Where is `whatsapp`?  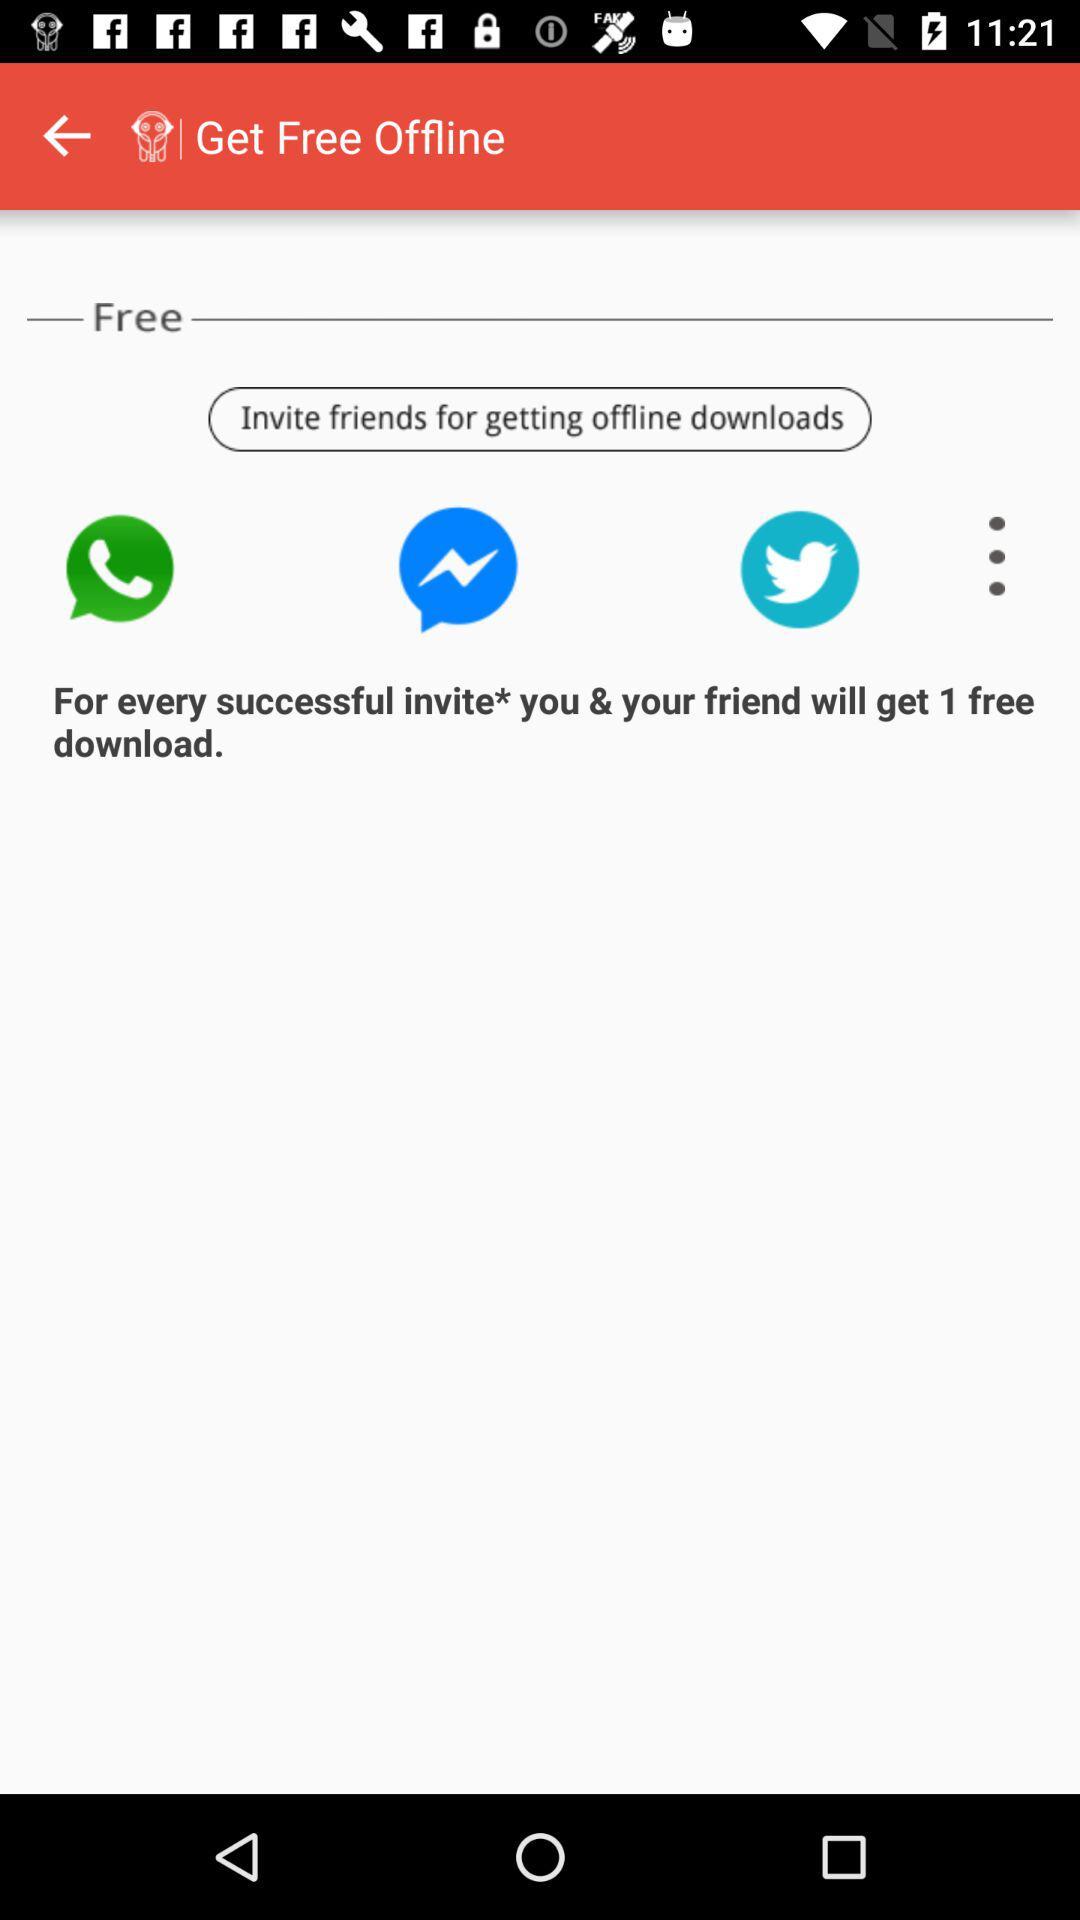
whatsapp is located at coordinates (118, 568).